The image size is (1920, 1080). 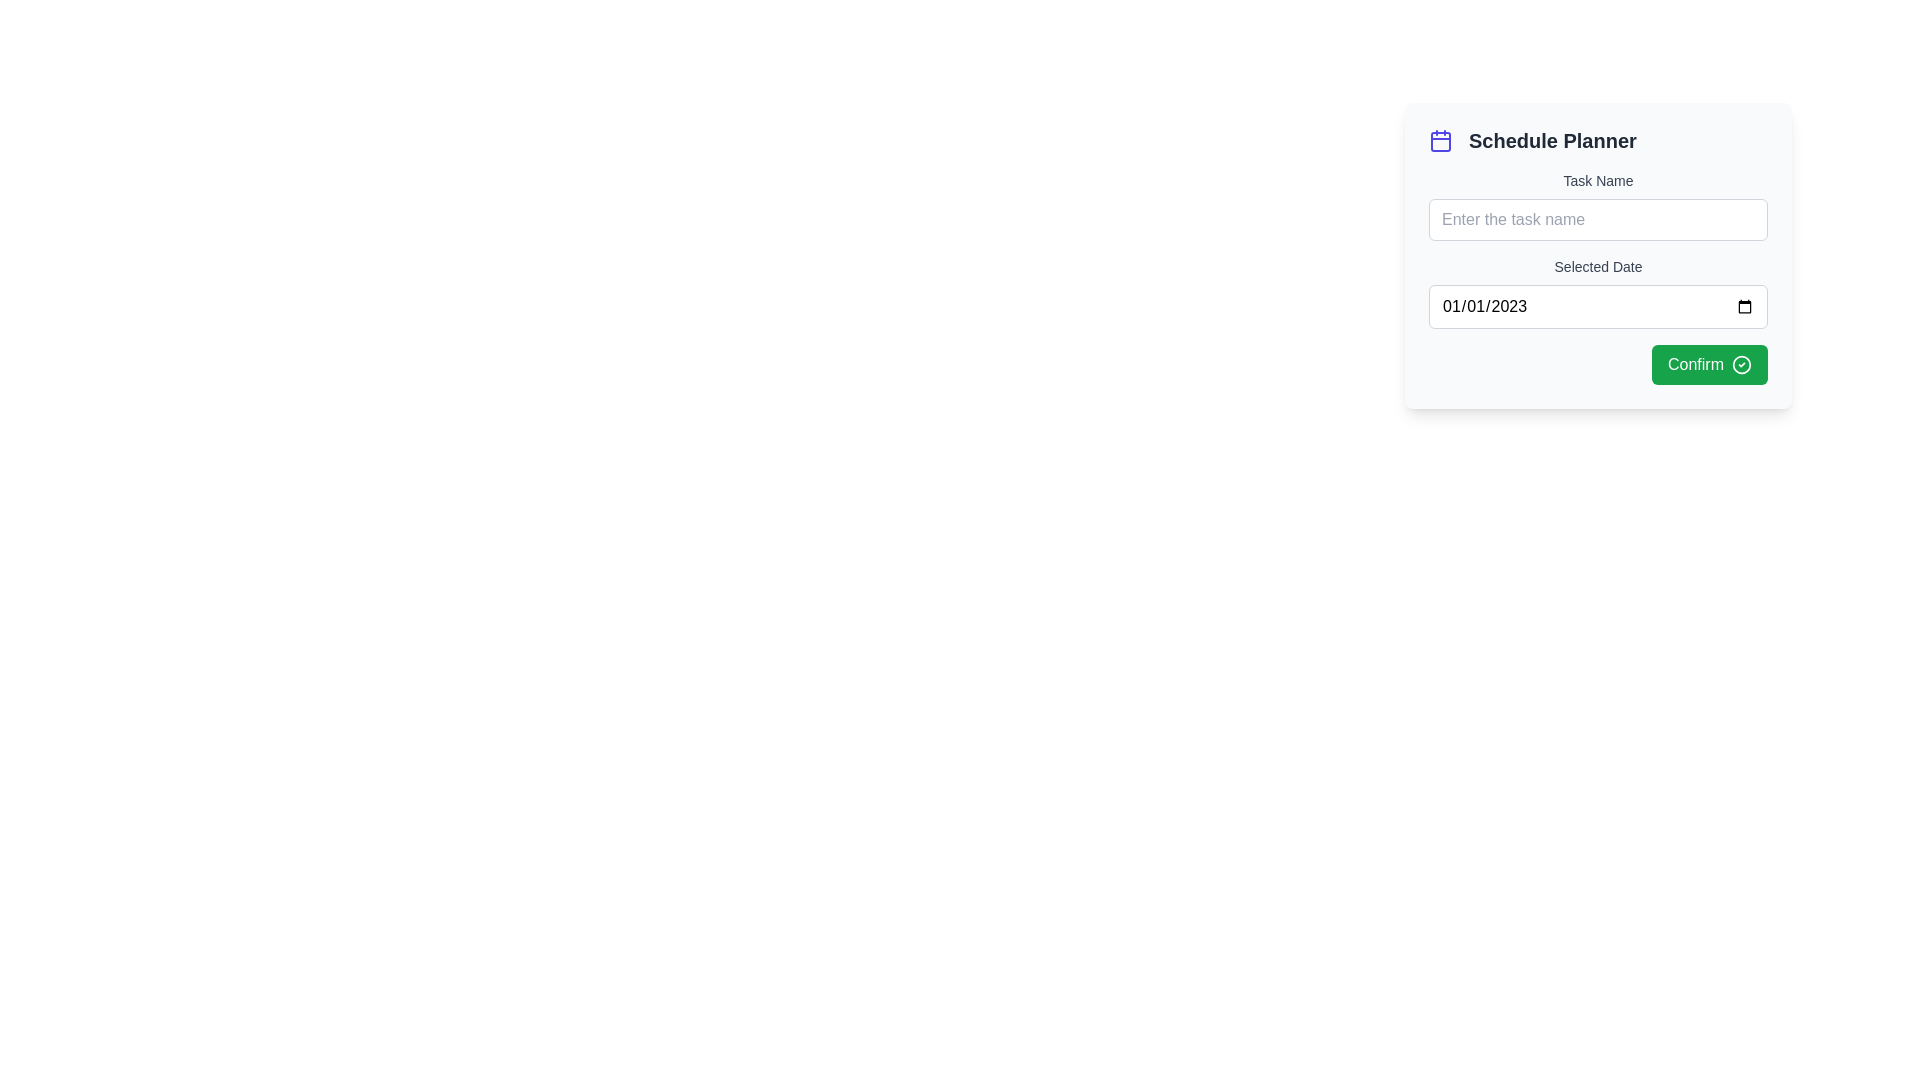 What do you see at coordinates (1597, 181) in the screenshot?
I see `the Text Label that guides users to enter the task name in the associated text input field, located at the top of the form` at bounding box center [1597, 181].